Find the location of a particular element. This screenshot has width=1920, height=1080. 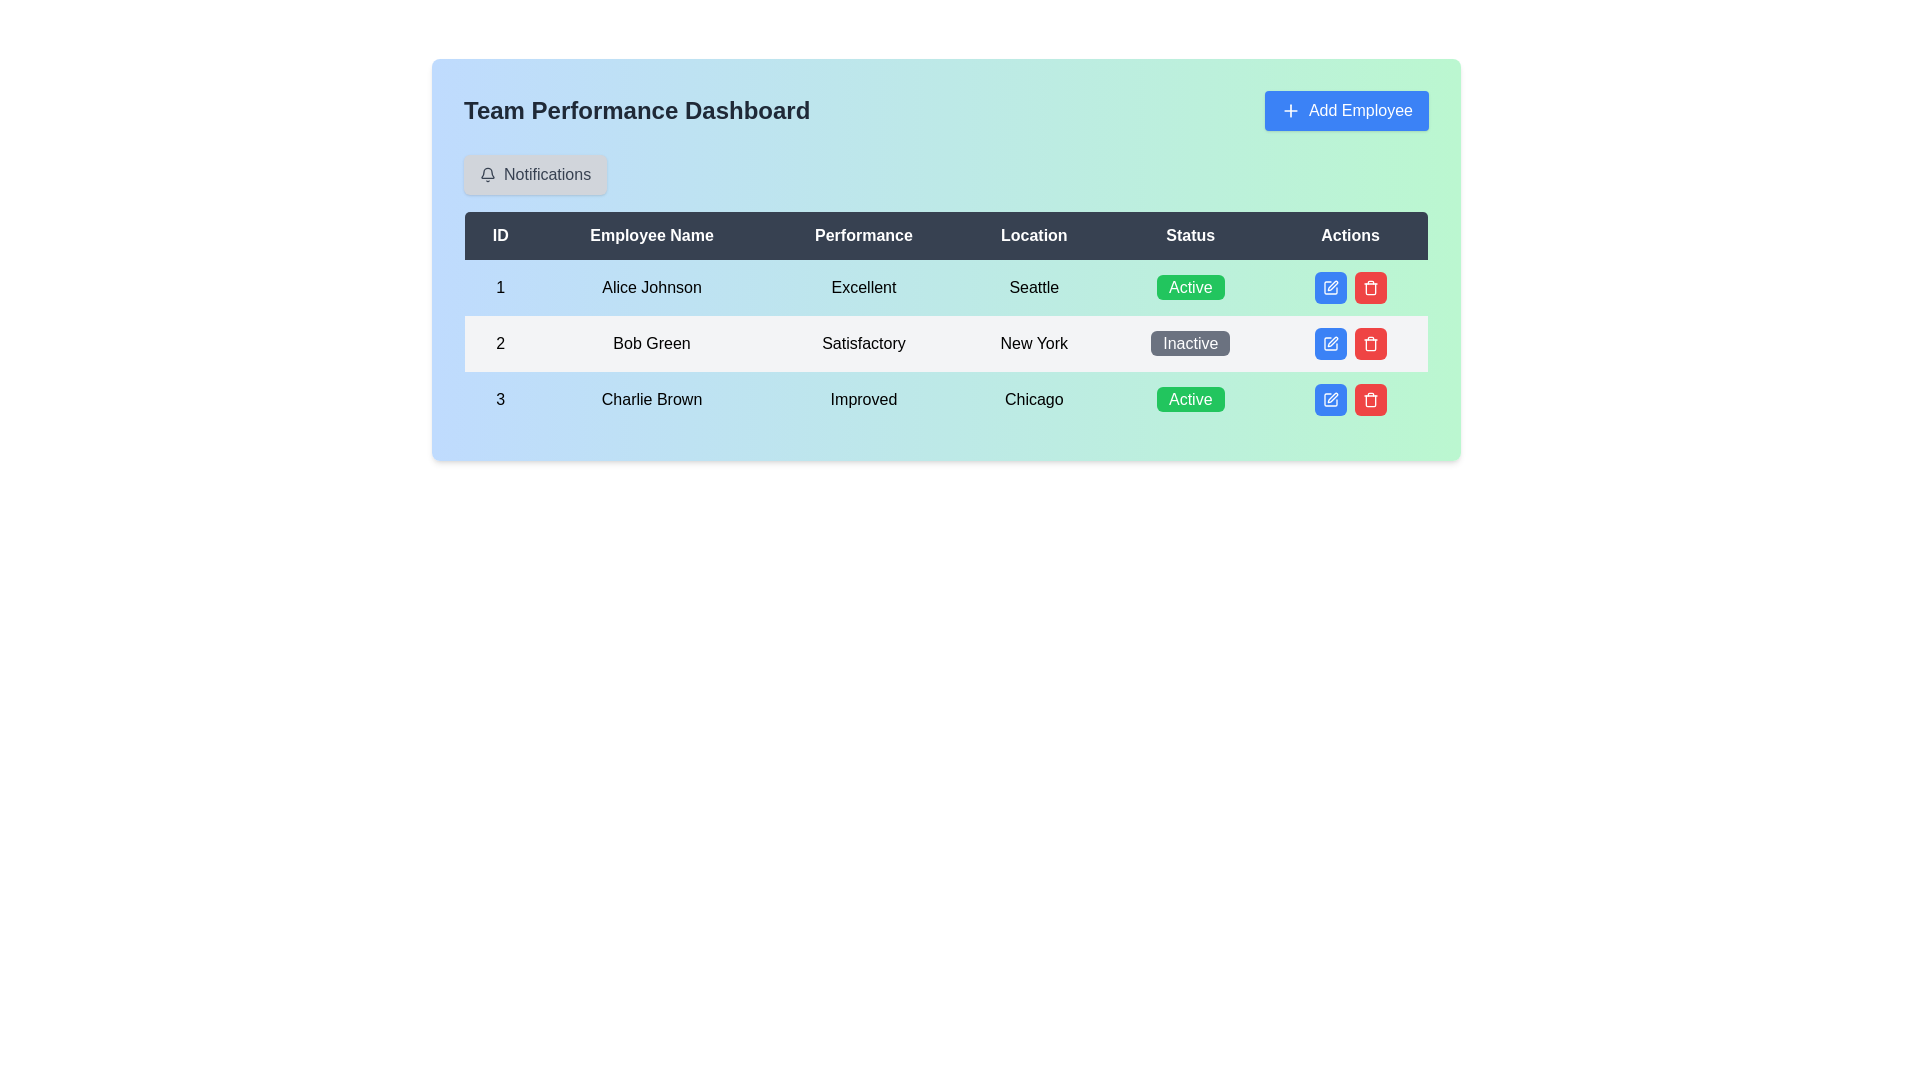

the 'Status' text label element, which is a white text on a dark background, located in the header row of a table between 'Location' and 'Actions' is located at coordinates (1190, 234).